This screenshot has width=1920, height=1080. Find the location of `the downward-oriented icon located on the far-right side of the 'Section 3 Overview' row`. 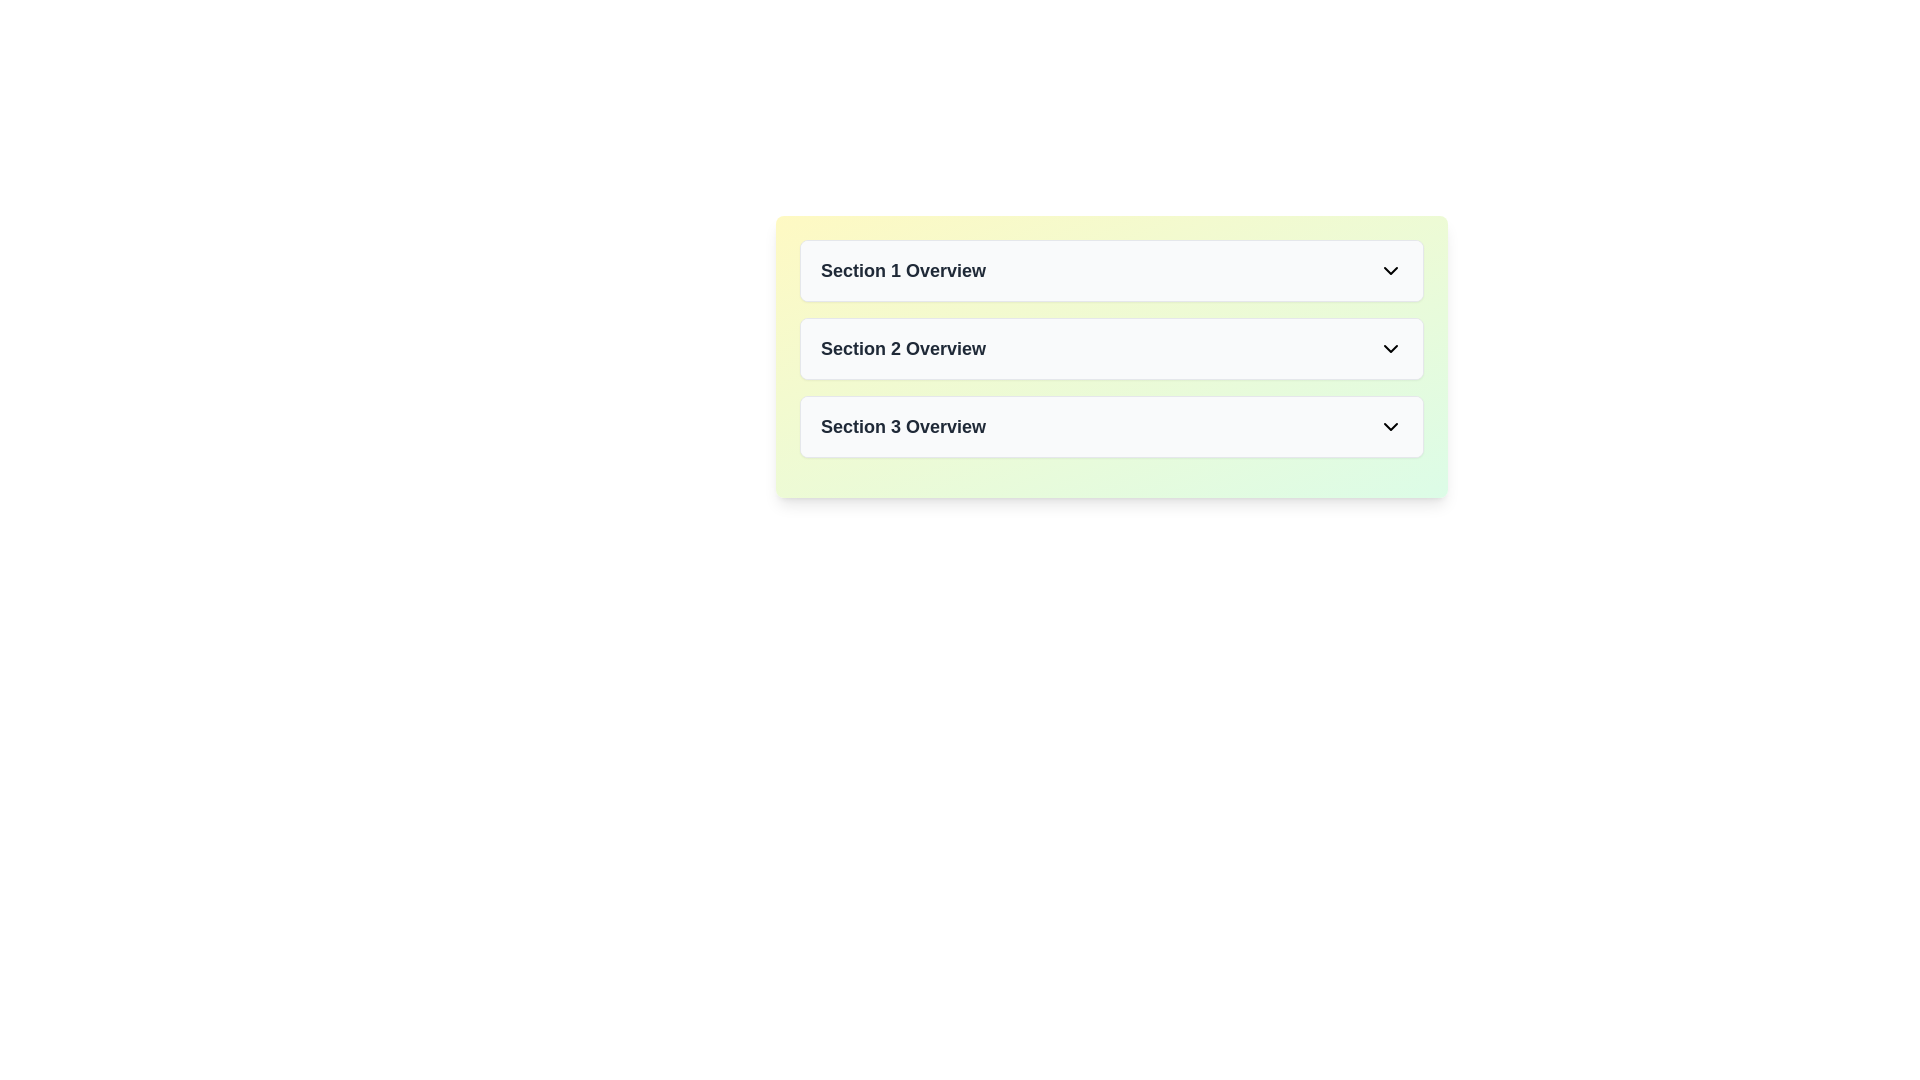

the downward-oriented icon located on the far-right side of the 'Section 3 Overview' row is located at coordinates (1390, 426).